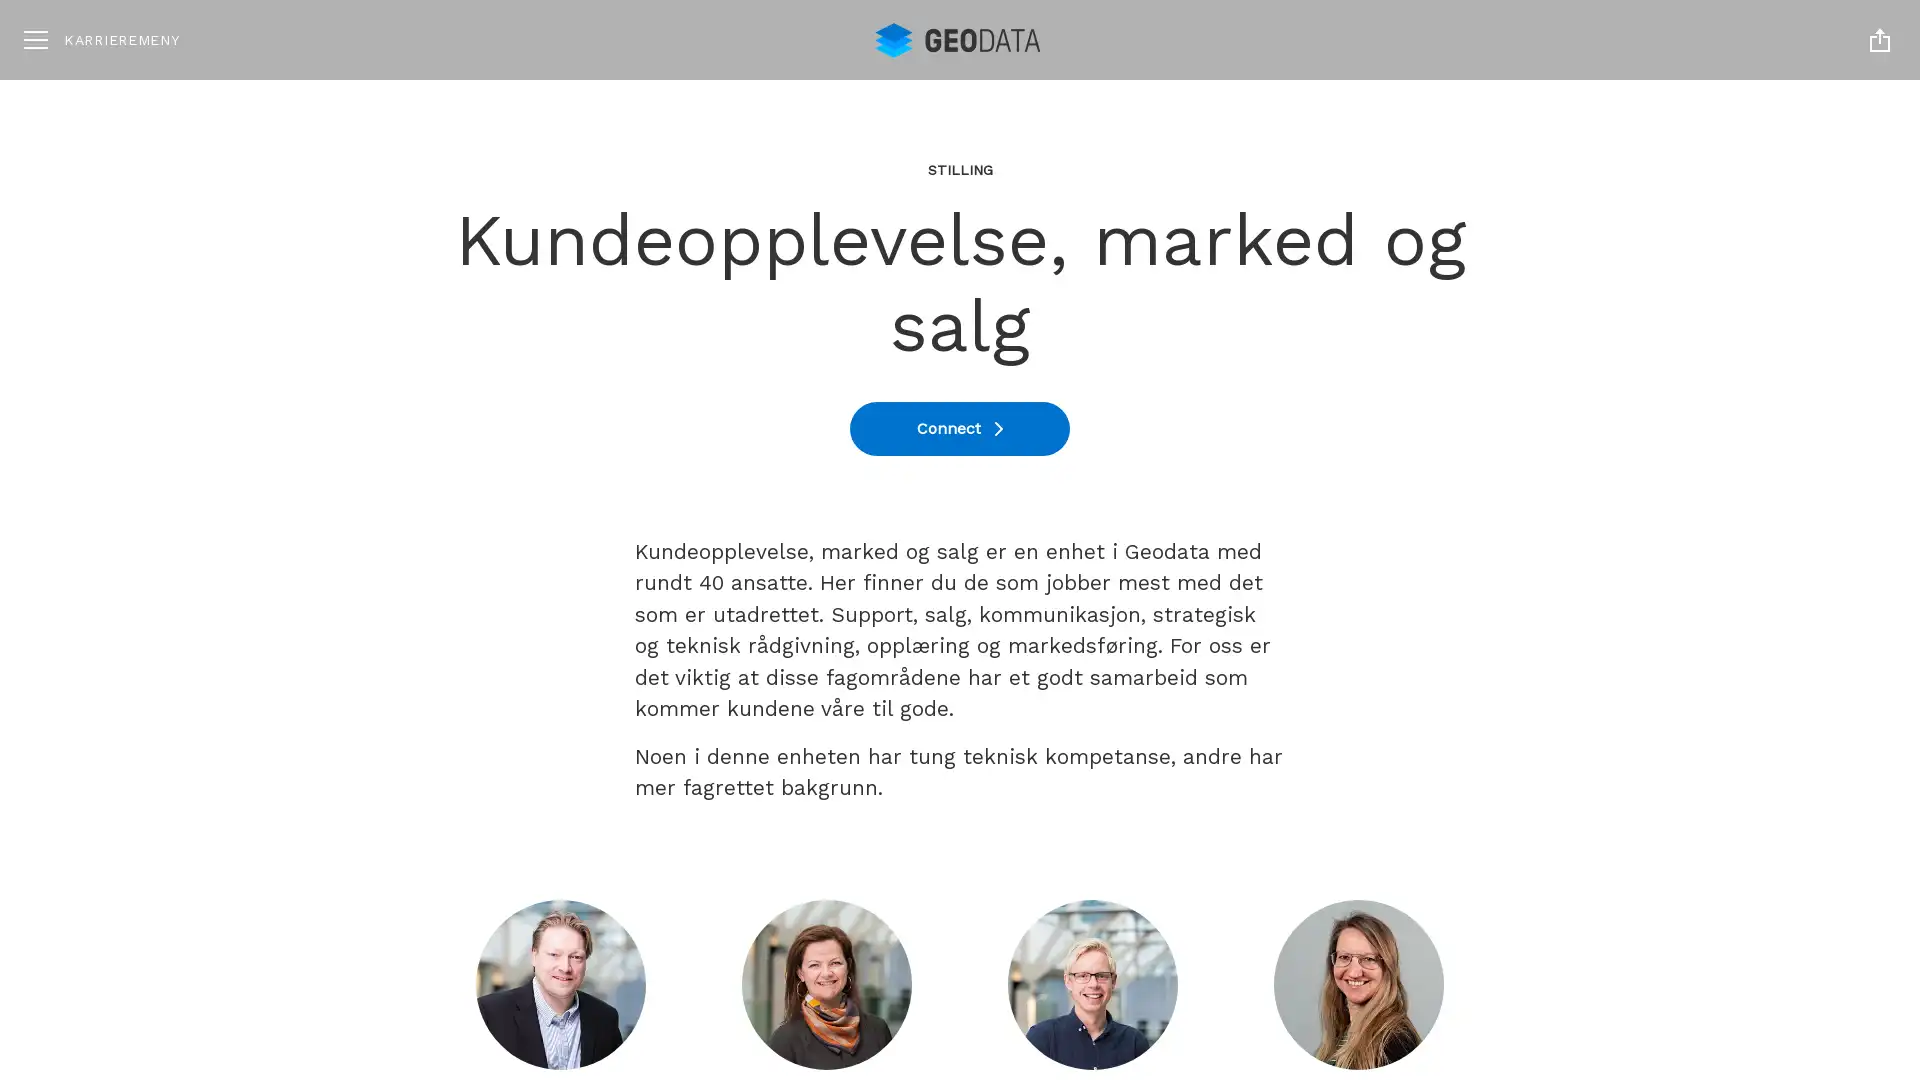 The width and height of the screenshot is (1920, 1080). I want to click on Preferanser for informasjonskapsler, so click(1691, 971).